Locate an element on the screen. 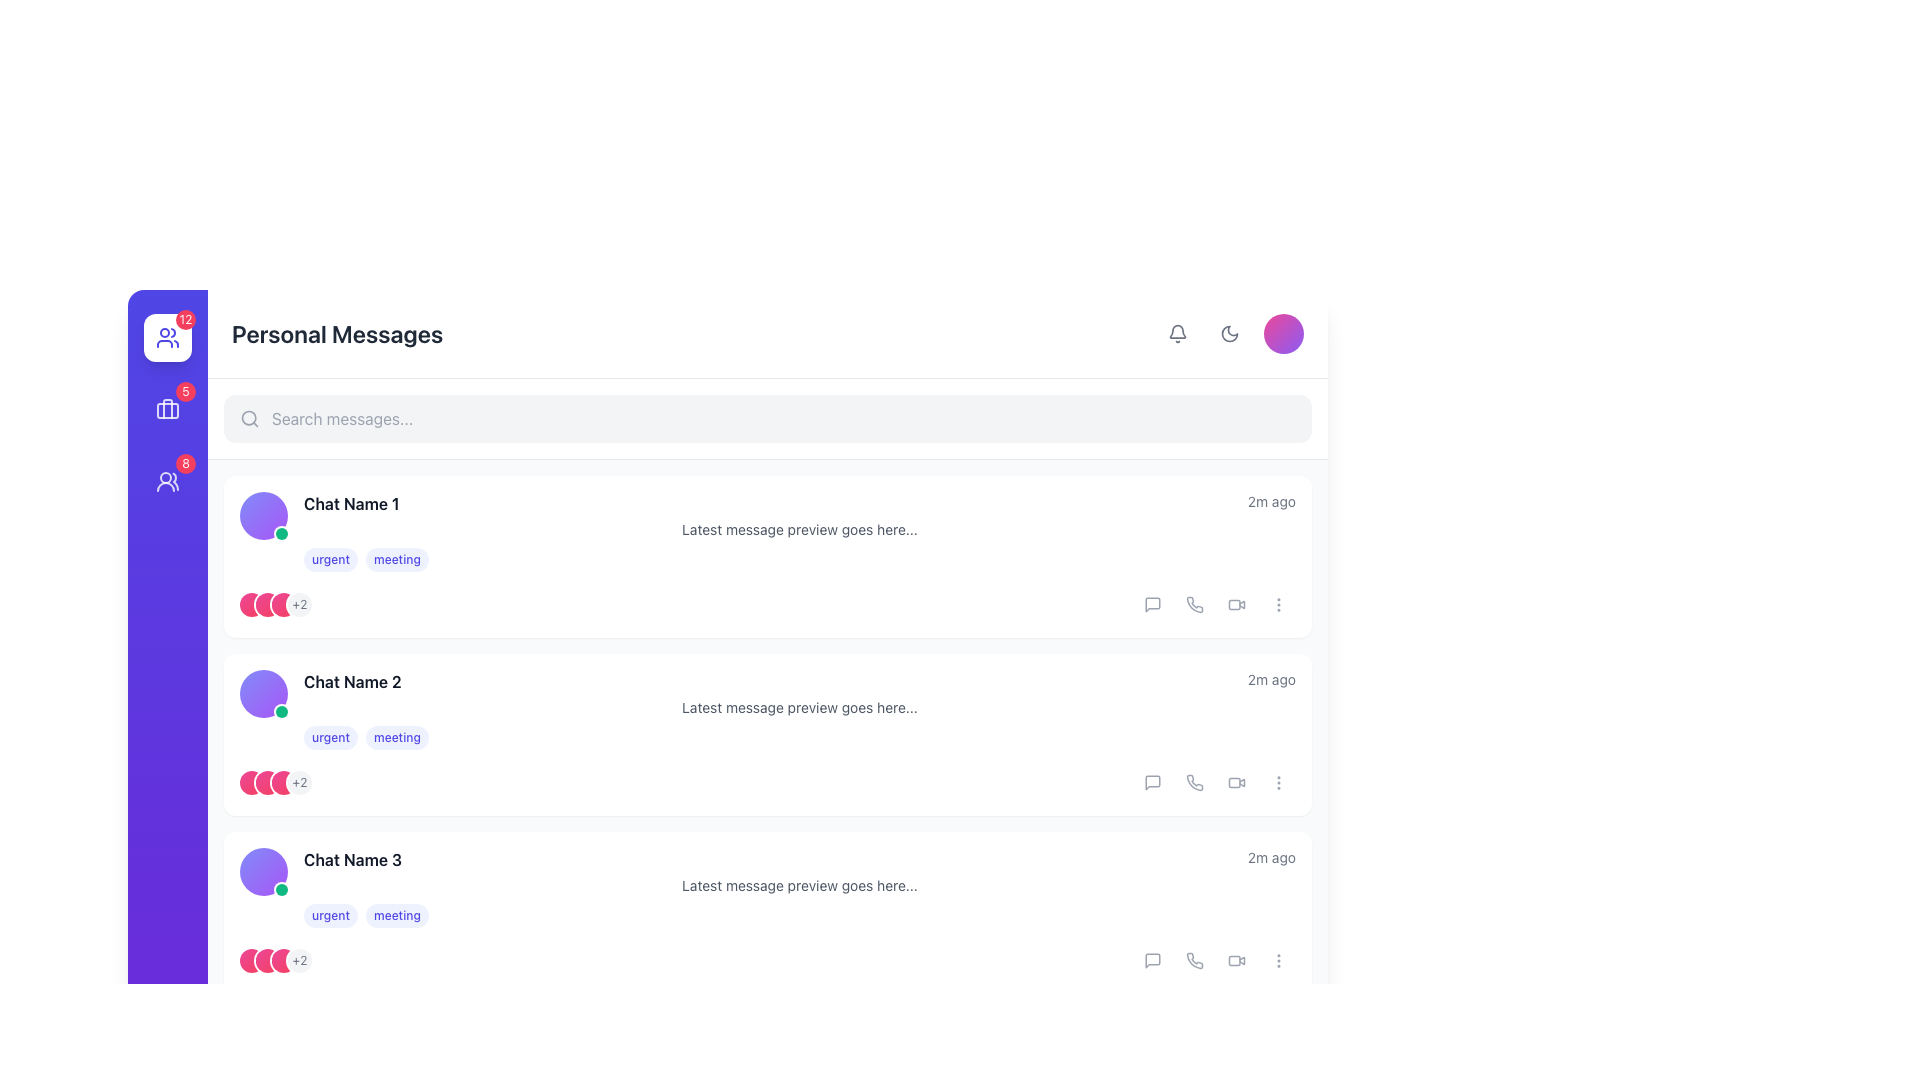 This screenshot has height=1080, width=1920. the circular badge with a light gray background containing the text '+2', located to the left of the message preview text in the second chat entry, following three overlapping pink gradient circles is located at coordinates (274, 782).